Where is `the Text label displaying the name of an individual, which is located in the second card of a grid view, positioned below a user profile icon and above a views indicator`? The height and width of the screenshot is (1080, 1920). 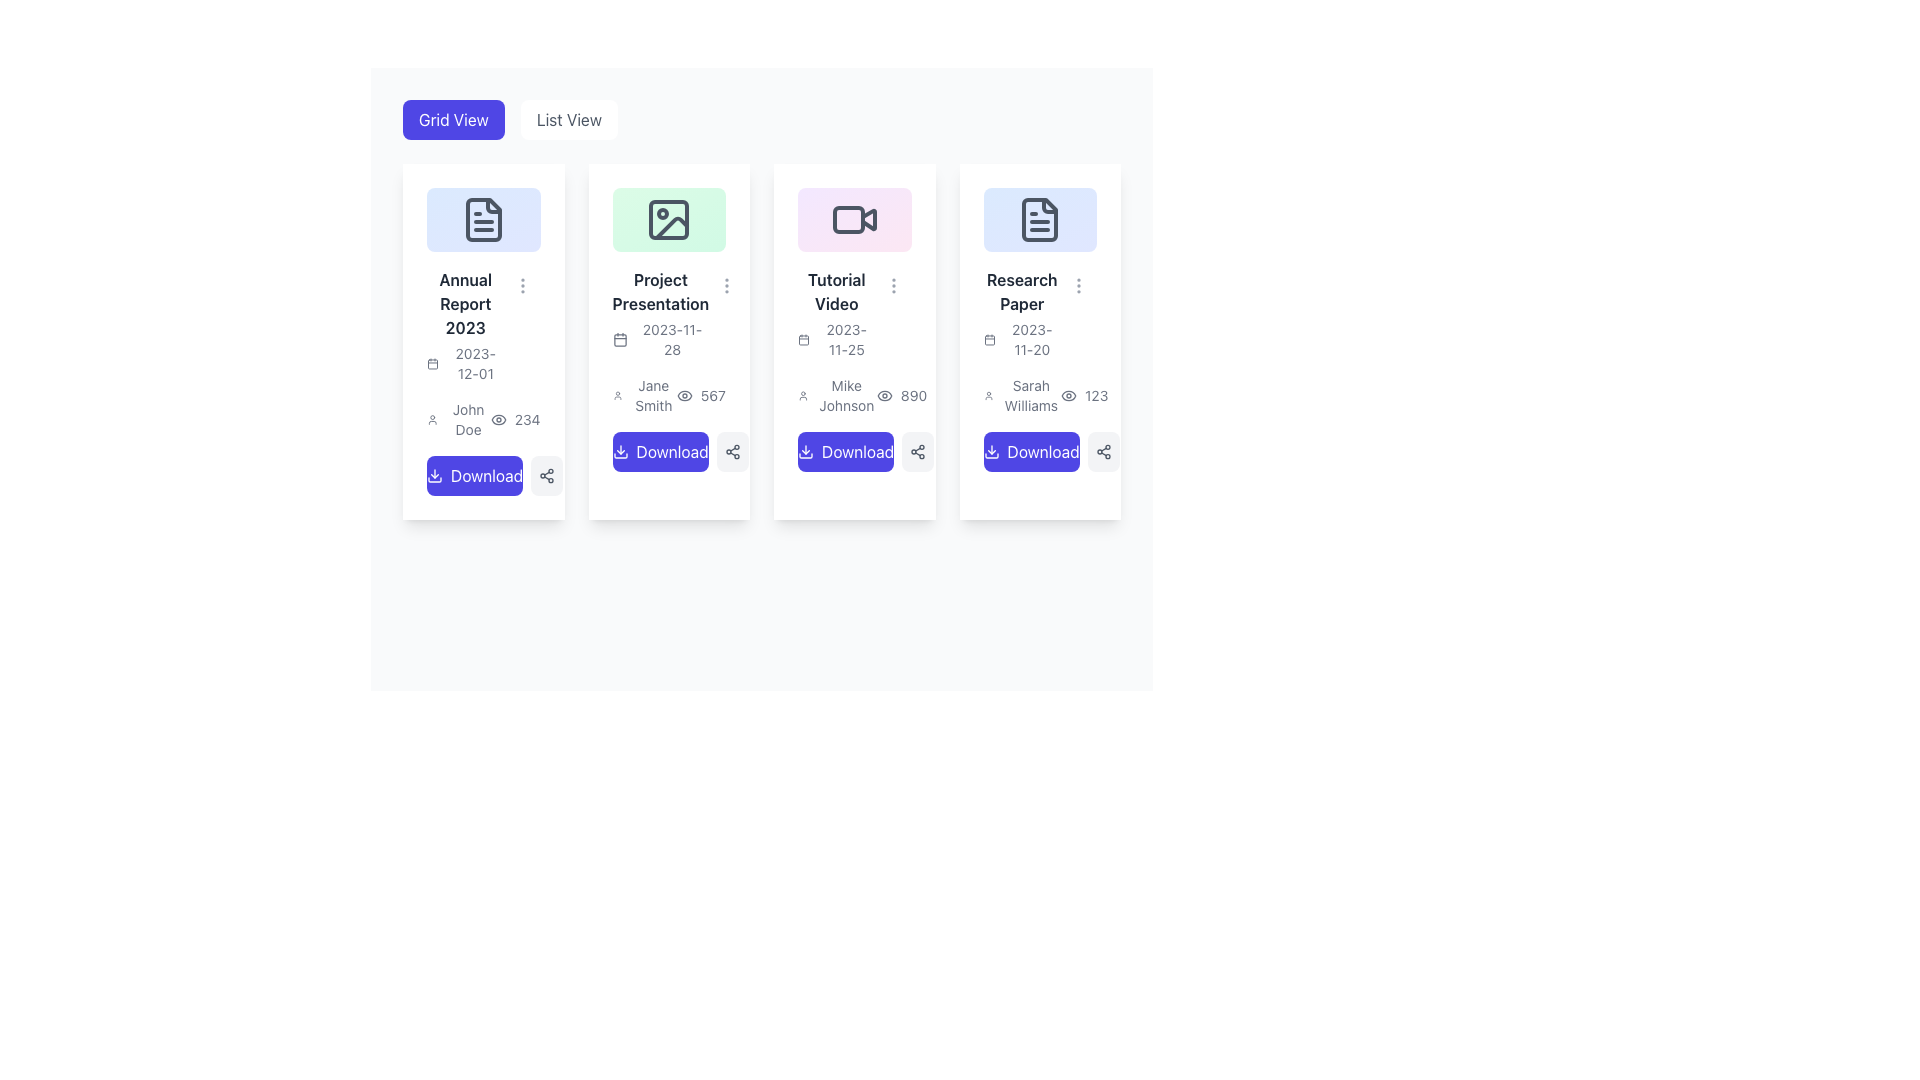 the Text label displaying the name of an individual, which is located in the second card of a grid view, positioned below a user profile icon and above a views indicator is located at coordinates (653, 395).